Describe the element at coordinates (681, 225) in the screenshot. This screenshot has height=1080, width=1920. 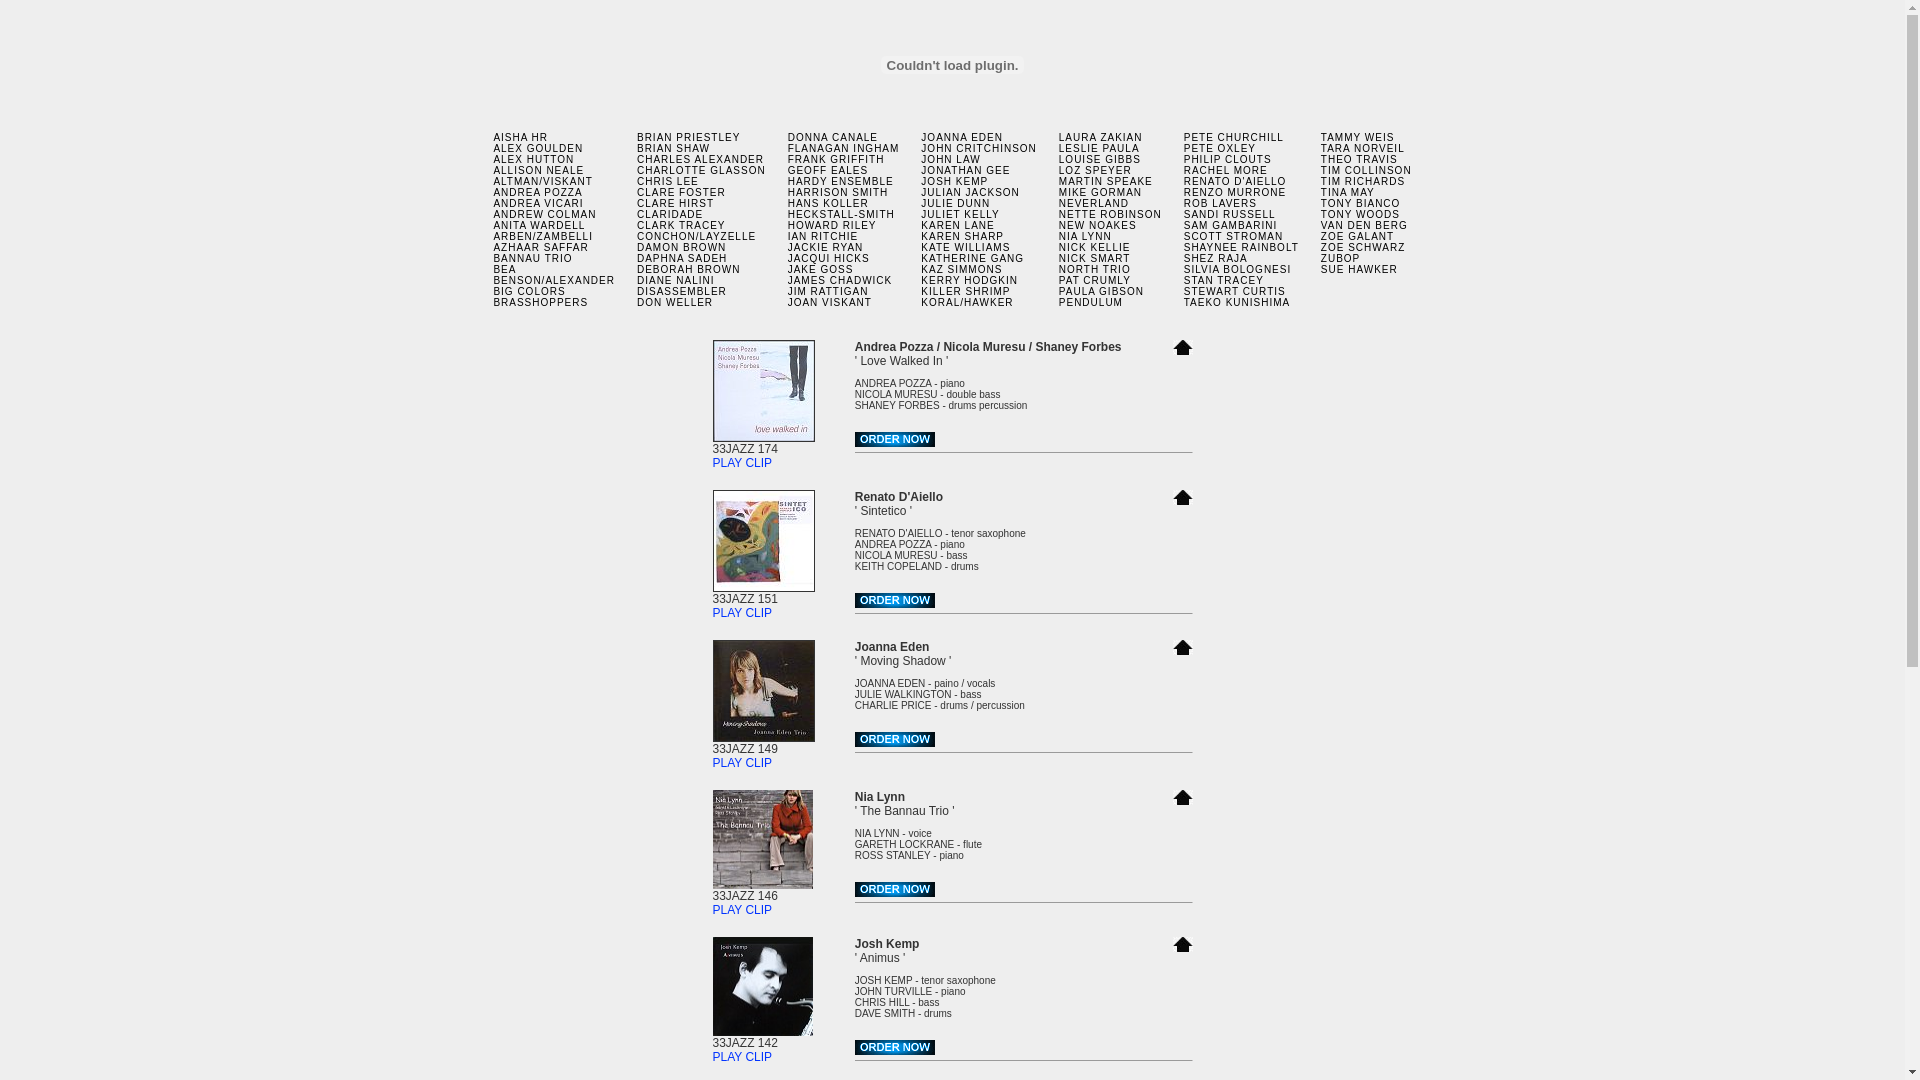
I see `'CLARK TRACEY'` at that location.